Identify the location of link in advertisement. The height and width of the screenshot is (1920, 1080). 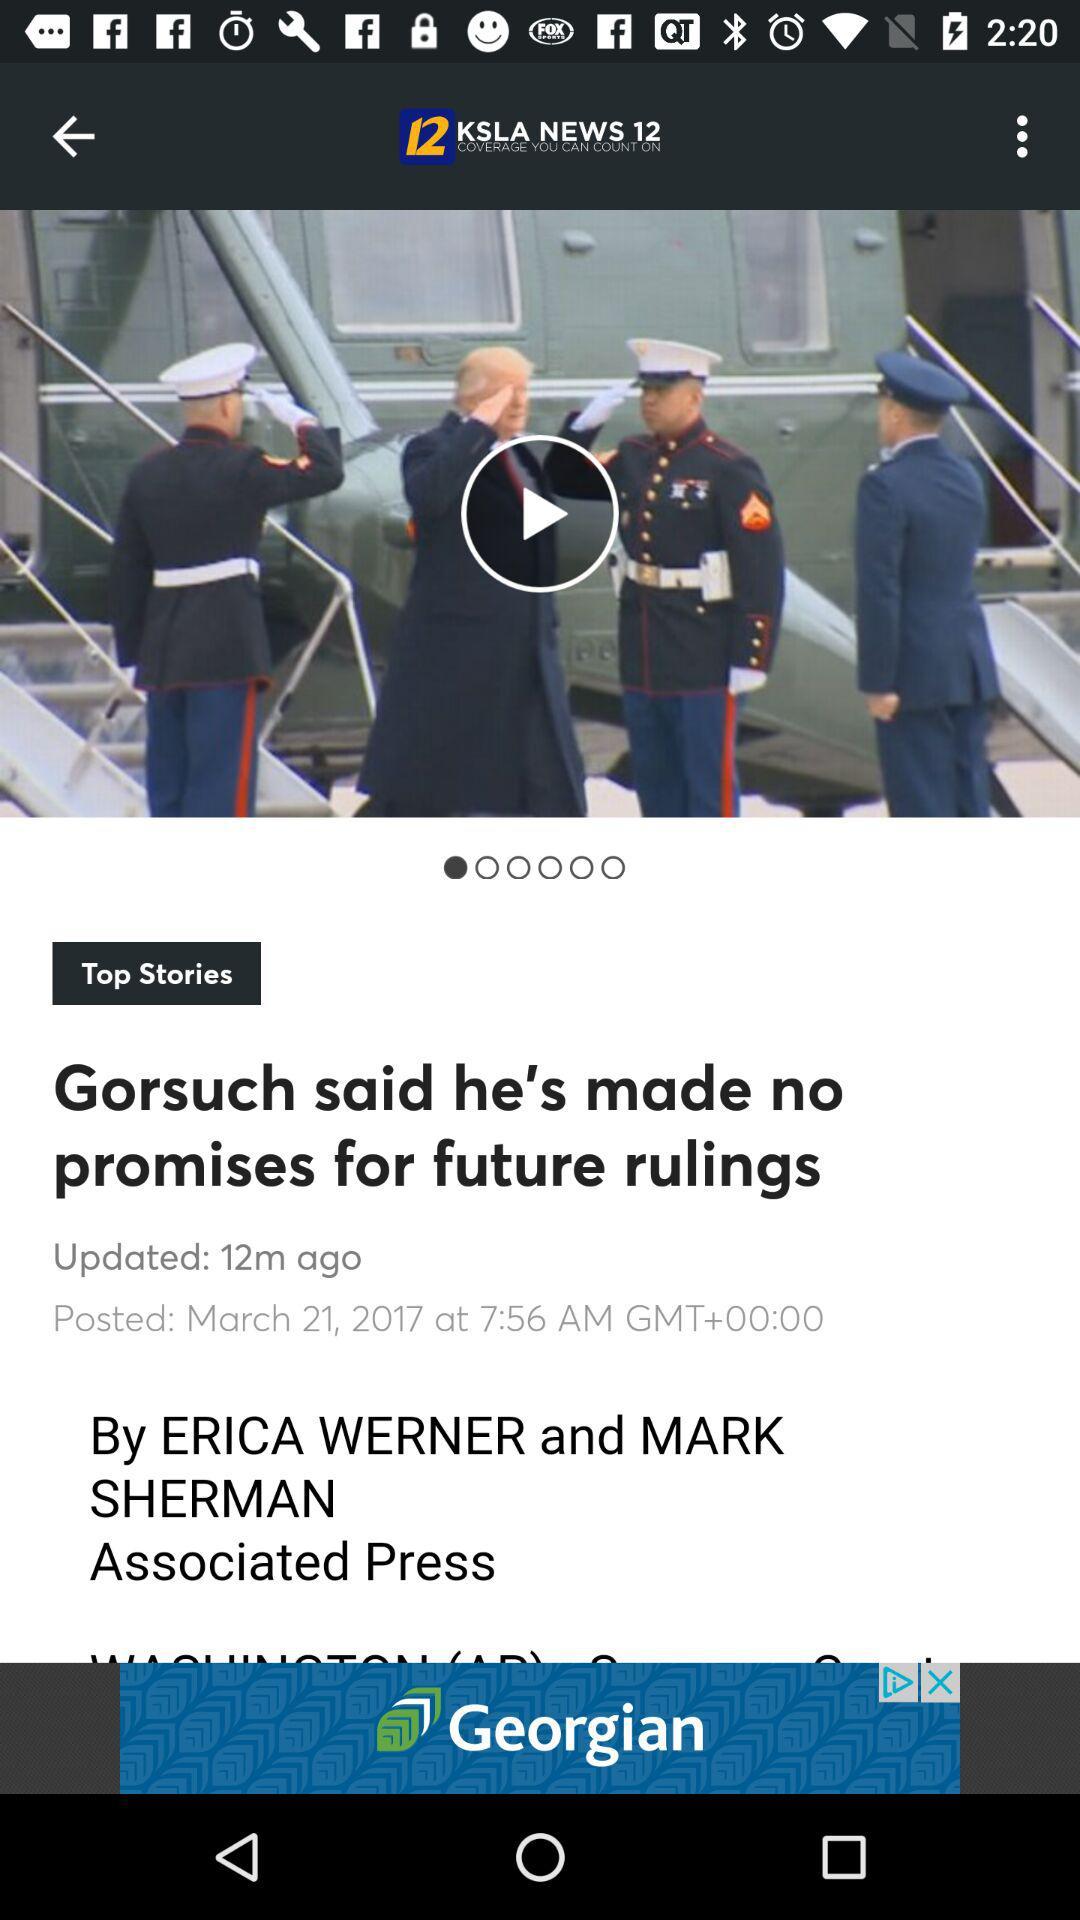
(540, 1727).